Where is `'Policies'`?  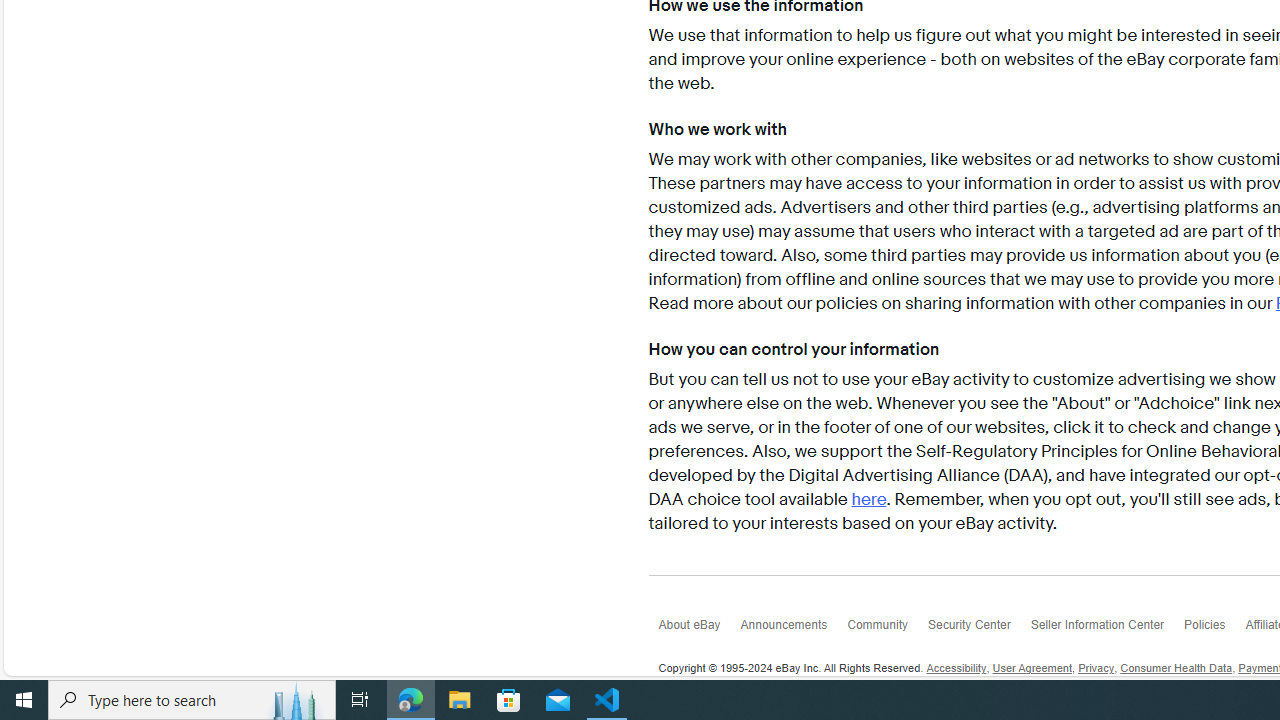
'Policies' is located at coordinates (1213, 628).